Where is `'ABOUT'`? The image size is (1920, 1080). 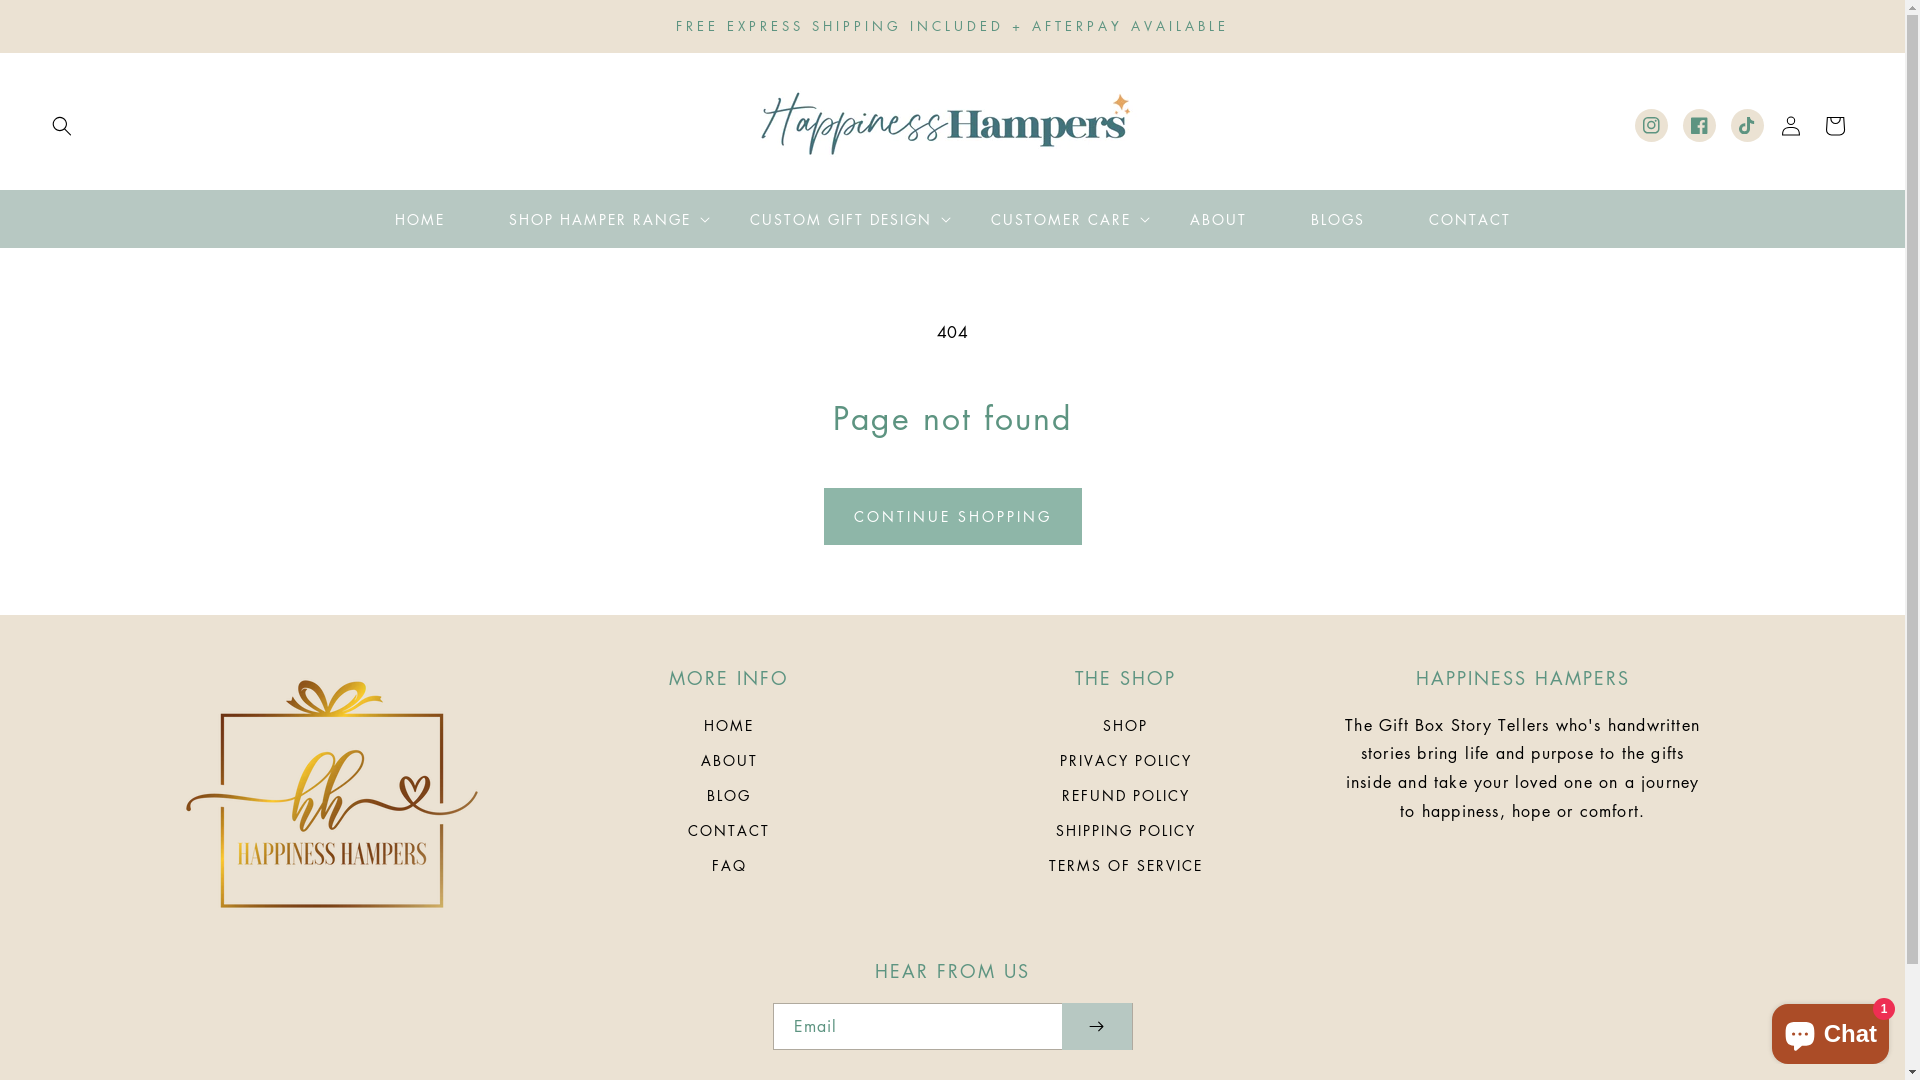 'ABOUT' is located at coordinates (1157, 219).